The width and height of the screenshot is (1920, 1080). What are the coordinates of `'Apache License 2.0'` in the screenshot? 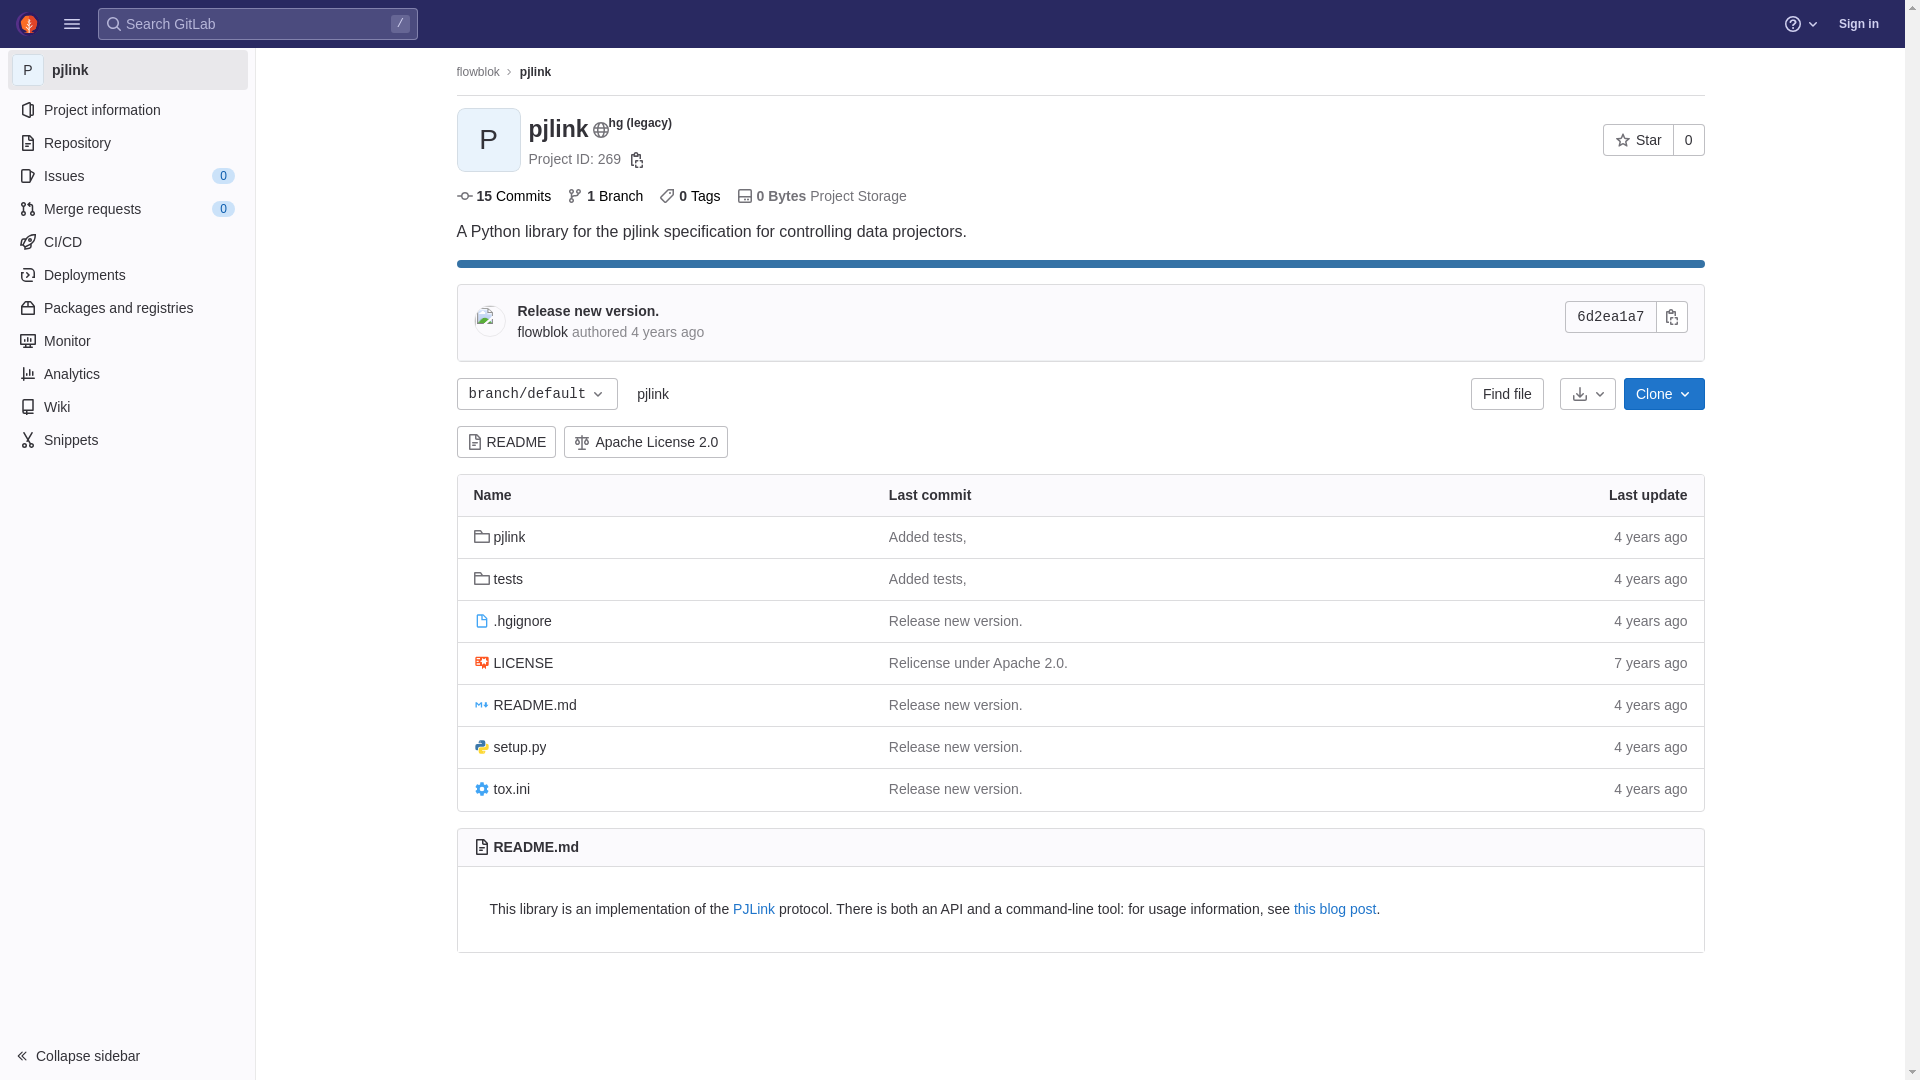 It's located at (646, 441).